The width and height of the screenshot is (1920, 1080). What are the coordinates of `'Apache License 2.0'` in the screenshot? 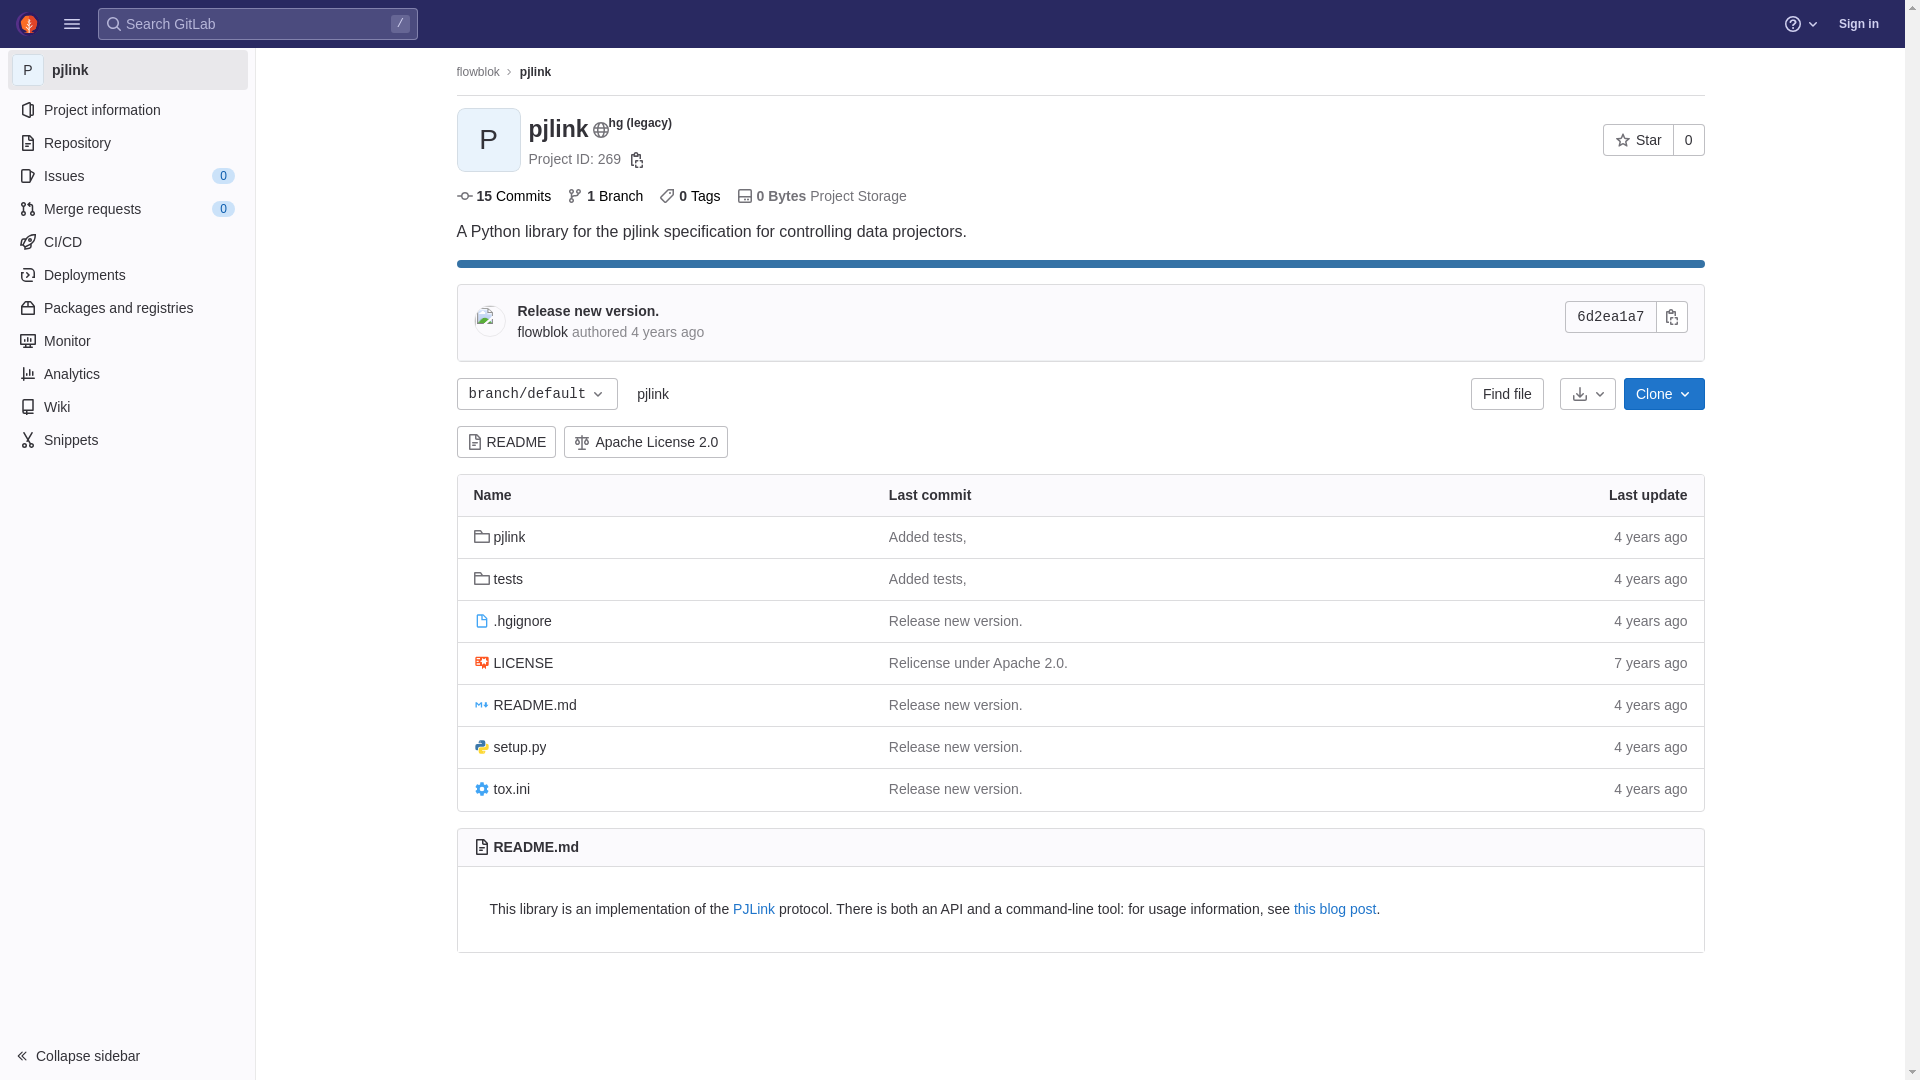 It's located at (646, 441).